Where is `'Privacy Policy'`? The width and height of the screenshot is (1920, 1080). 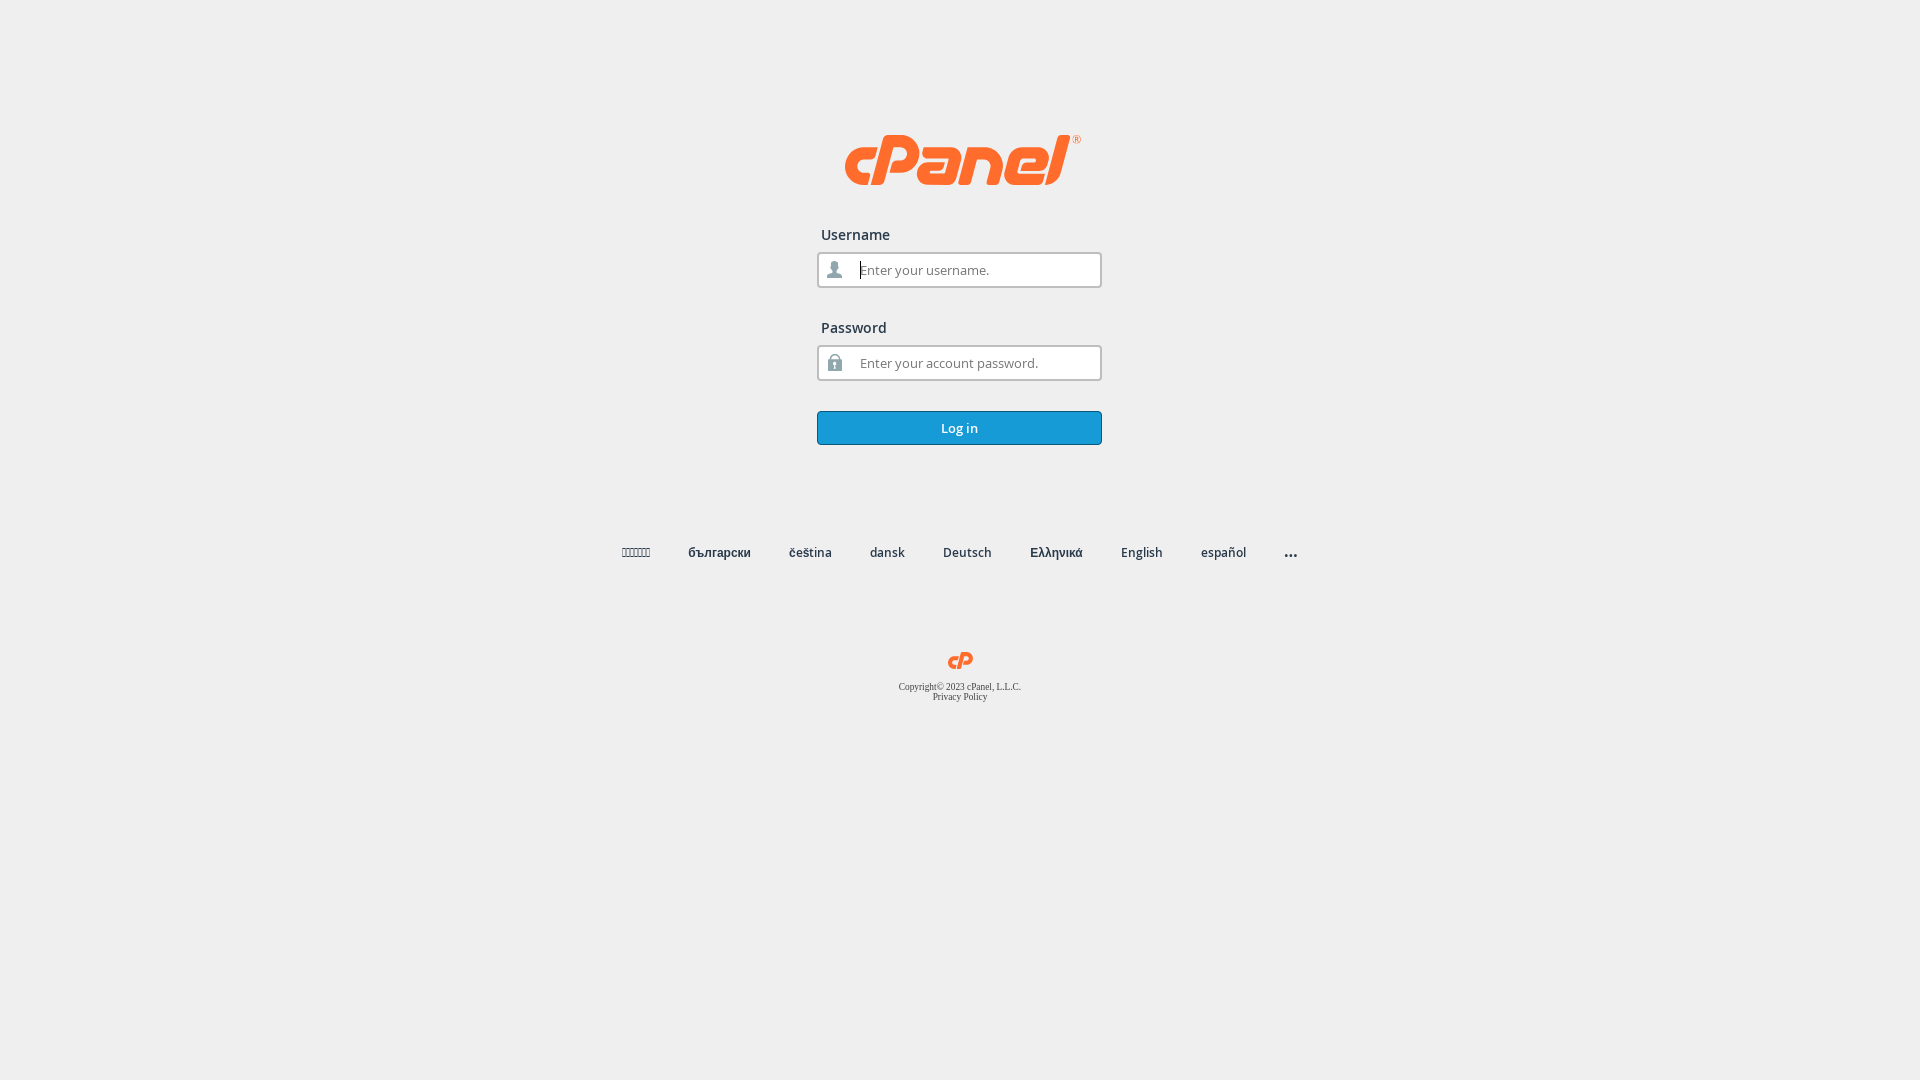 'Privacy Policy' is located at coordinates (960, 696).